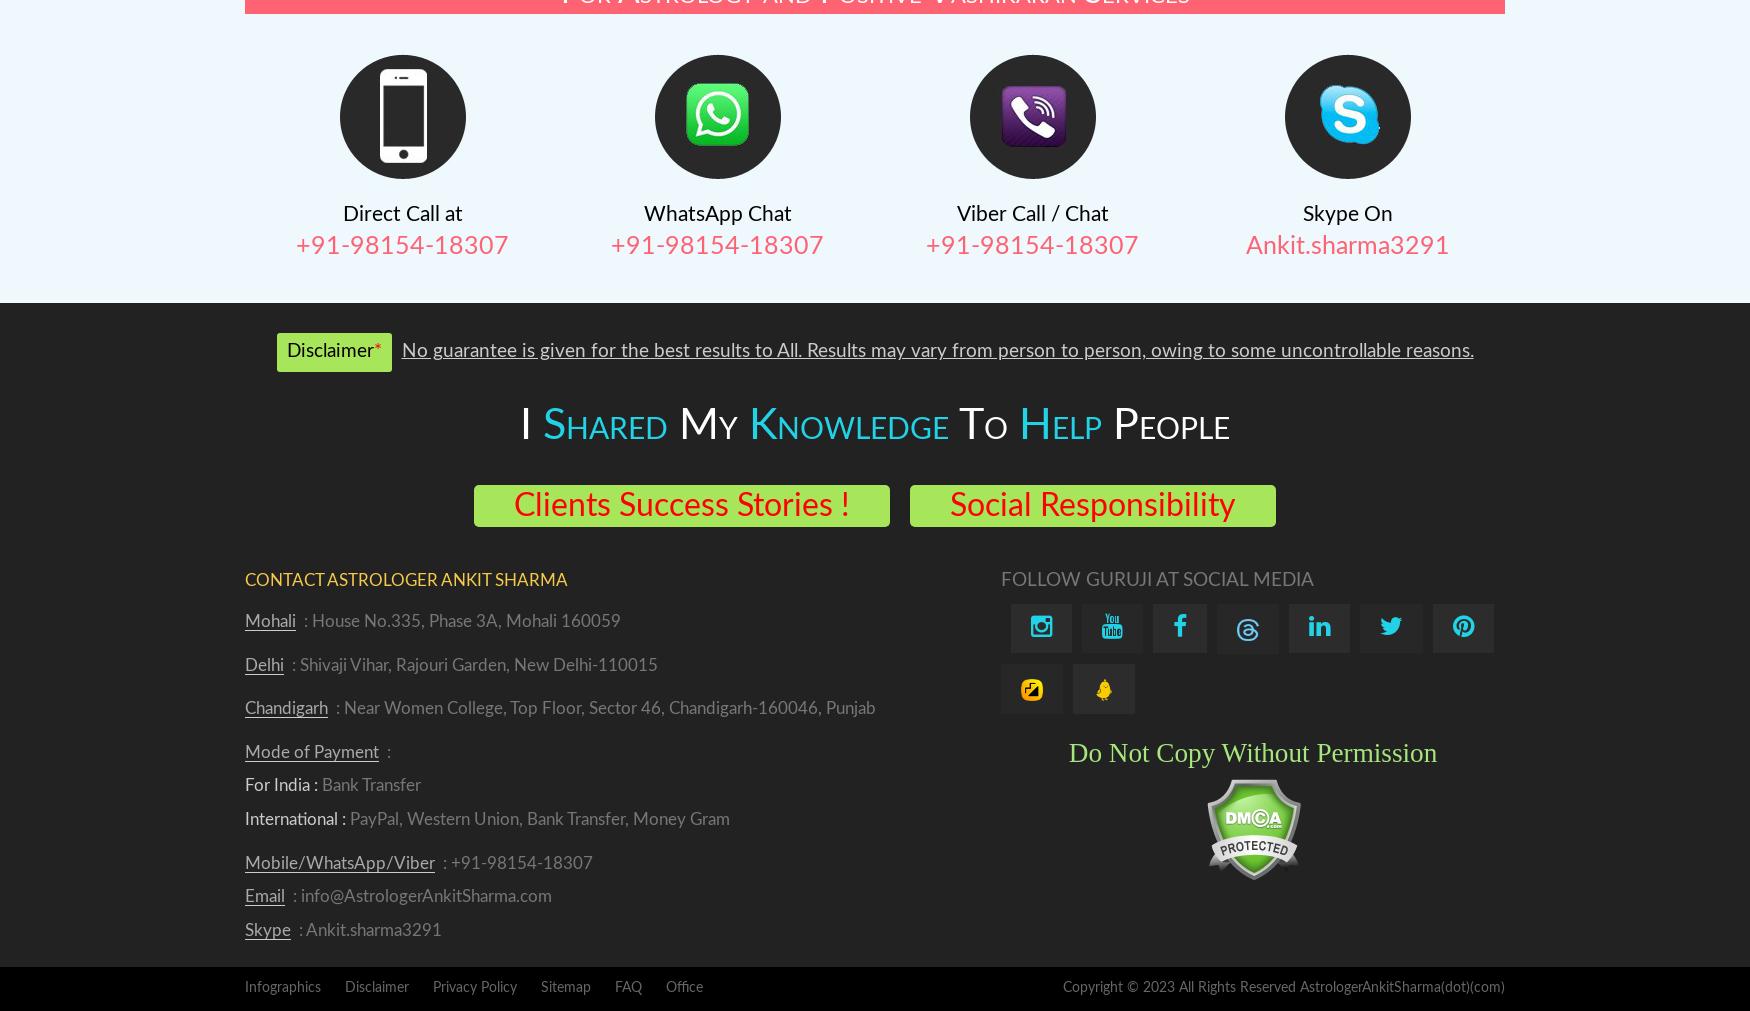 This screenshot has height=1011, width=1750. What do you see at coordinates (266, 929) in the screenshot?
I see `'Skype'` at bounding box center [266, 929].